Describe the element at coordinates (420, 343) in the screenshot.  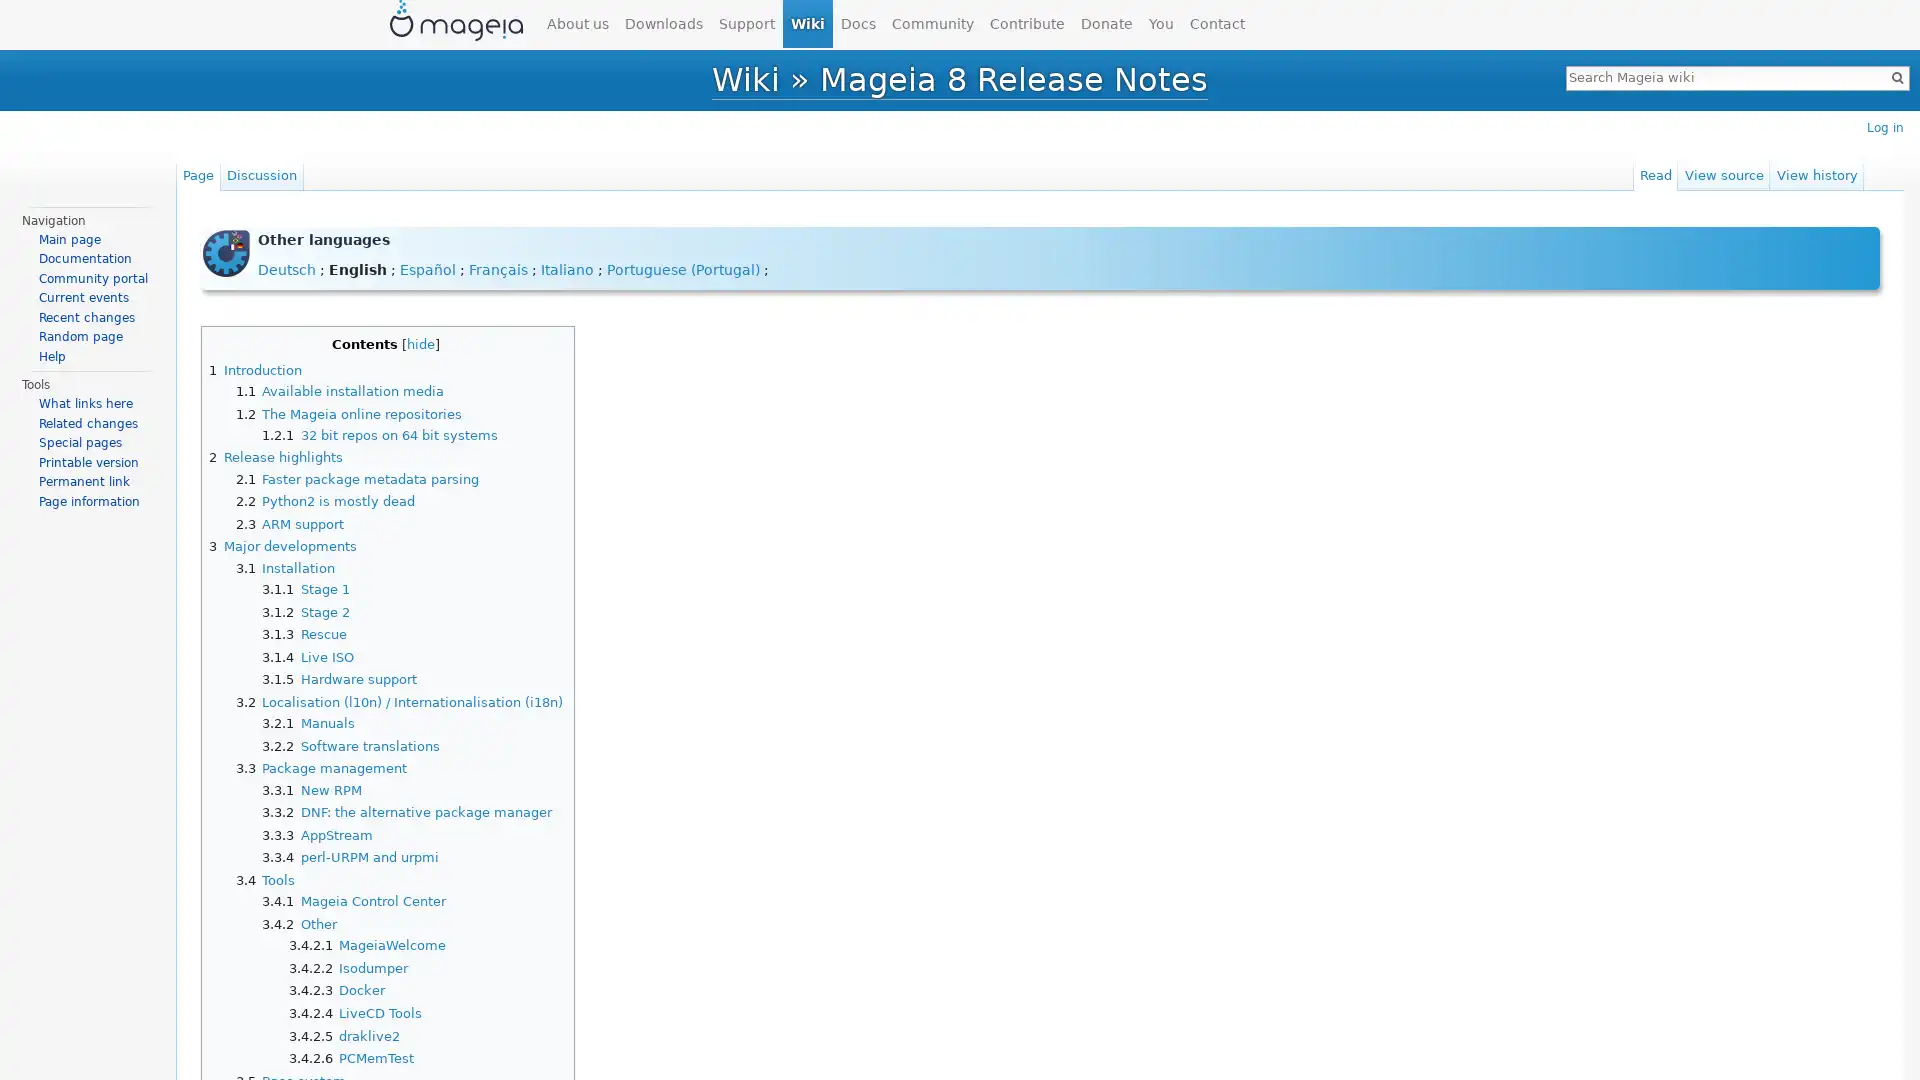
I see `hide` at that location.